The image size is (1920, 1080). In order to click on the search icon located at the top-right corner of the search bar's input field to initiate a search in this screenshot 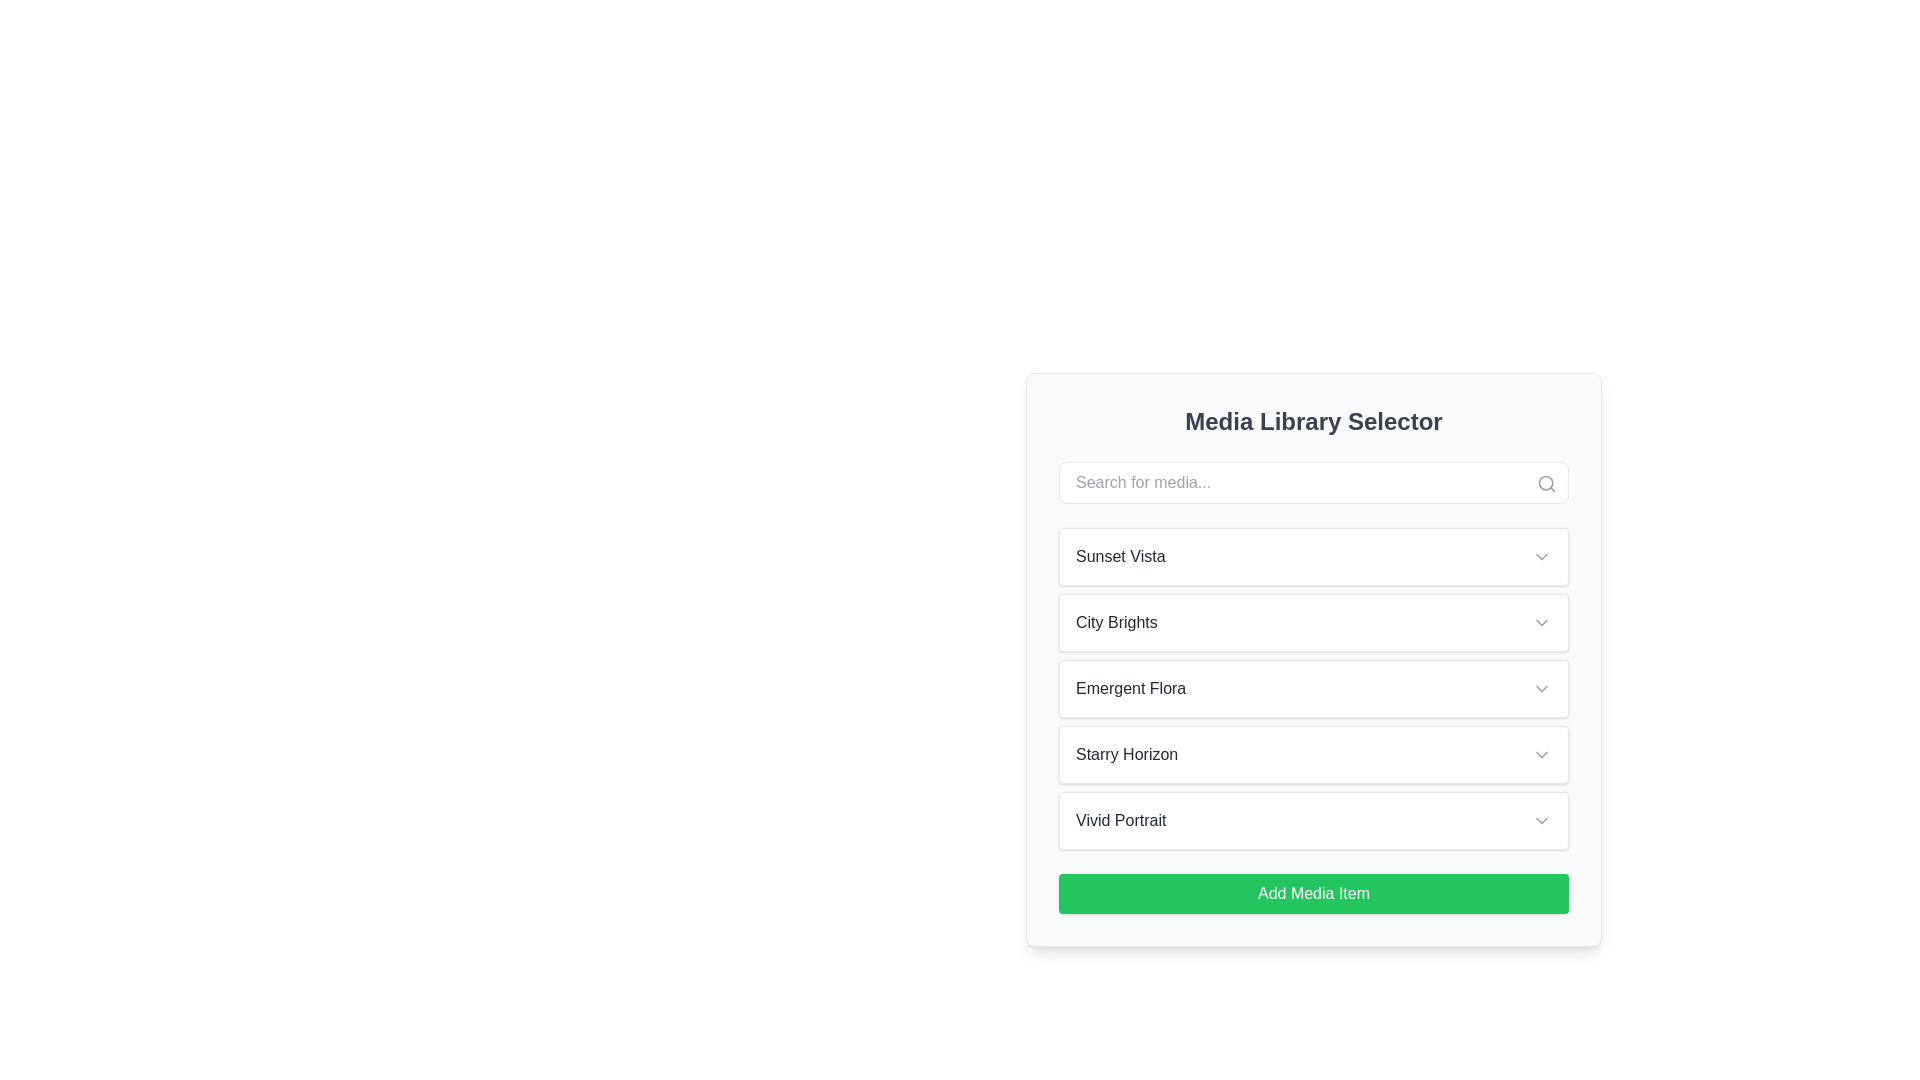, I will do `click(1545, 483)`.